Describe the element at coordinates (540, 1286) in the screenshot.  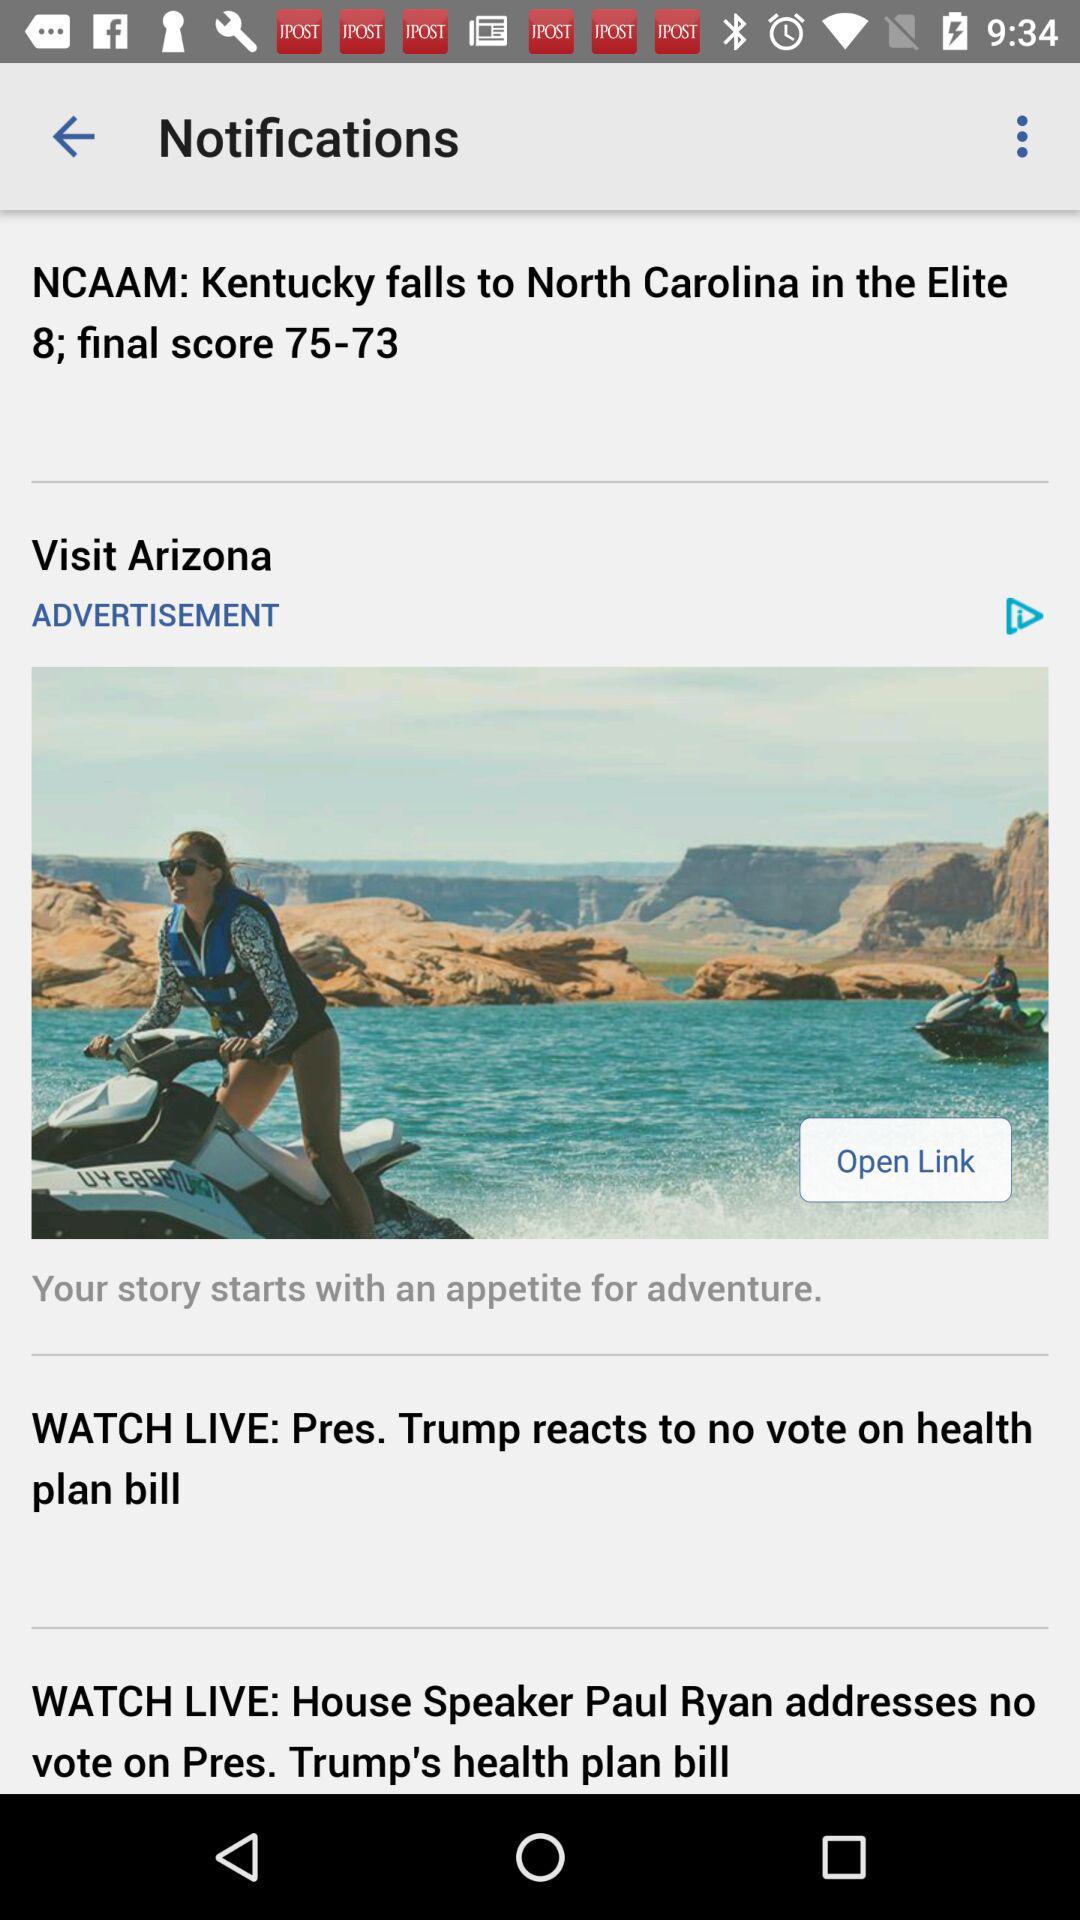
I see `your story starts` at that location.